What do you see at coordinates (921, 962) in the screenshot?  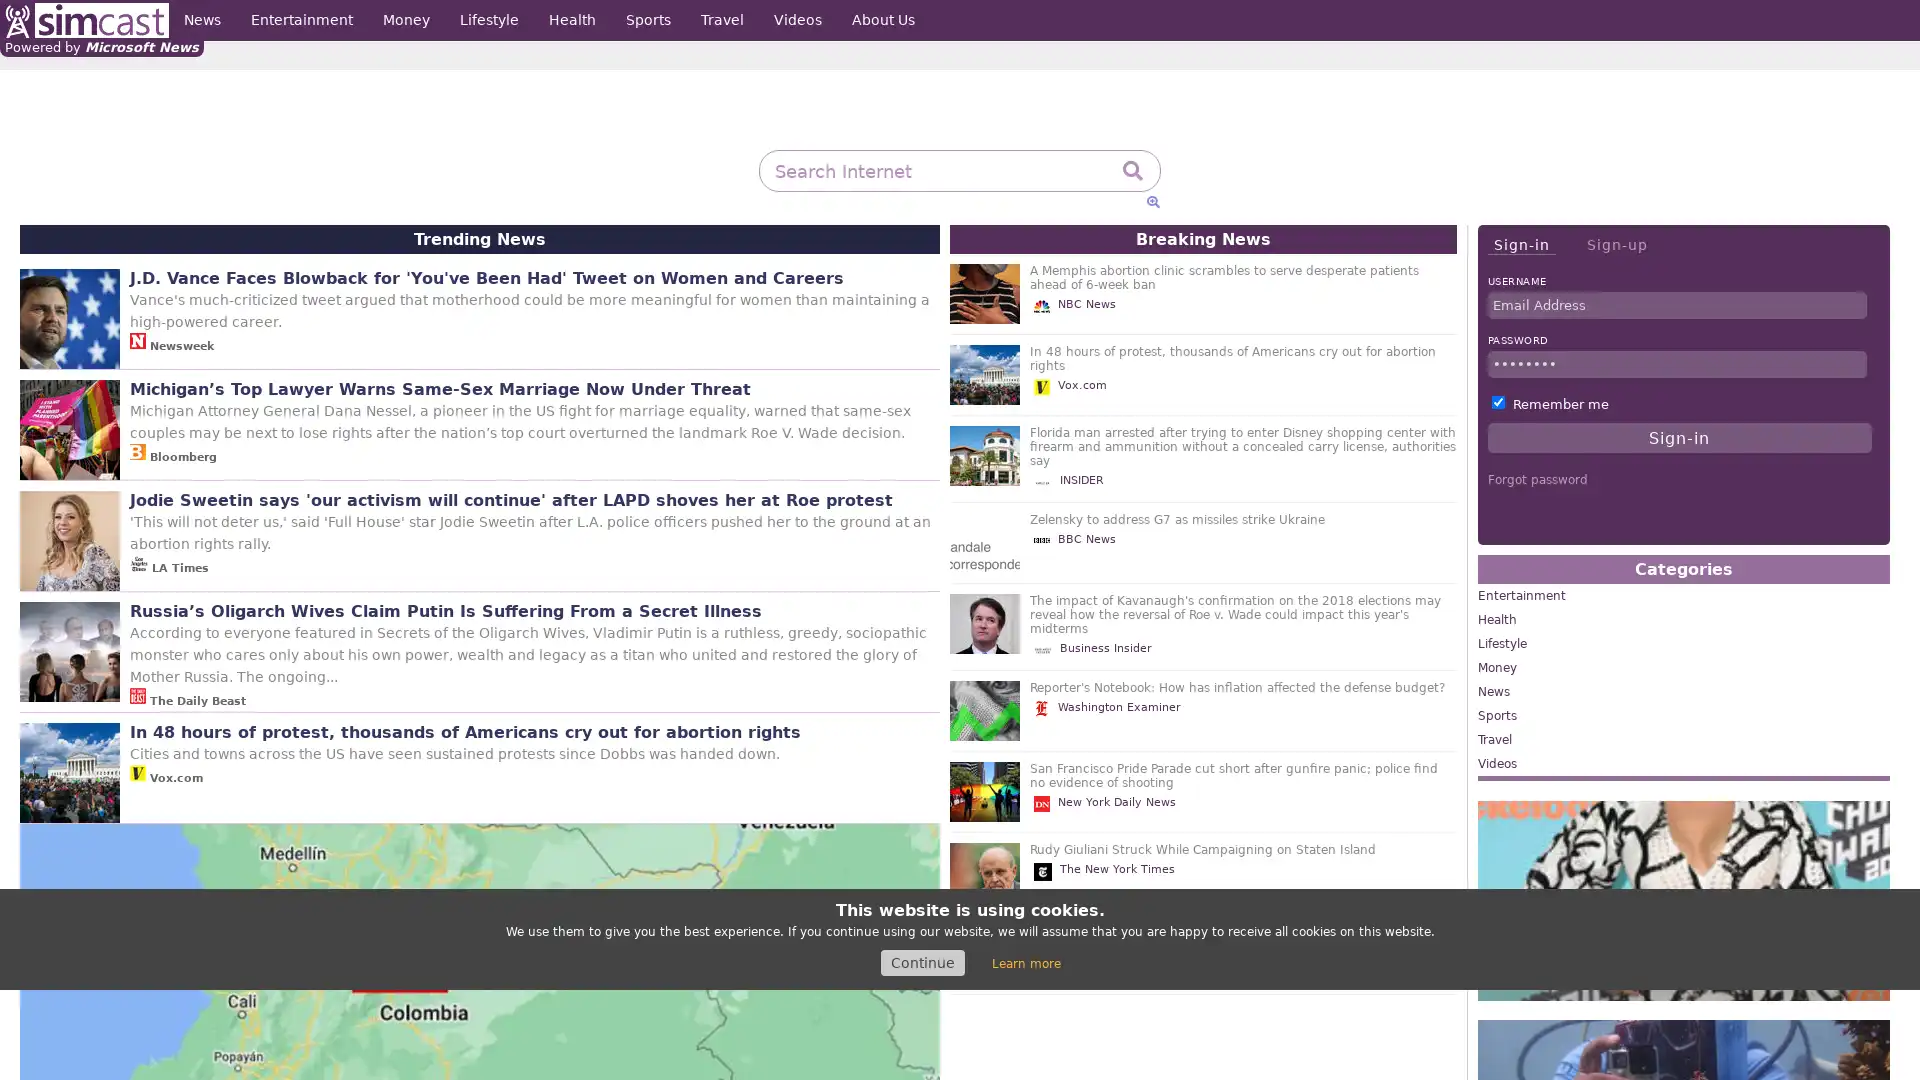 I see `Continue` at bounding box center [921, 962].